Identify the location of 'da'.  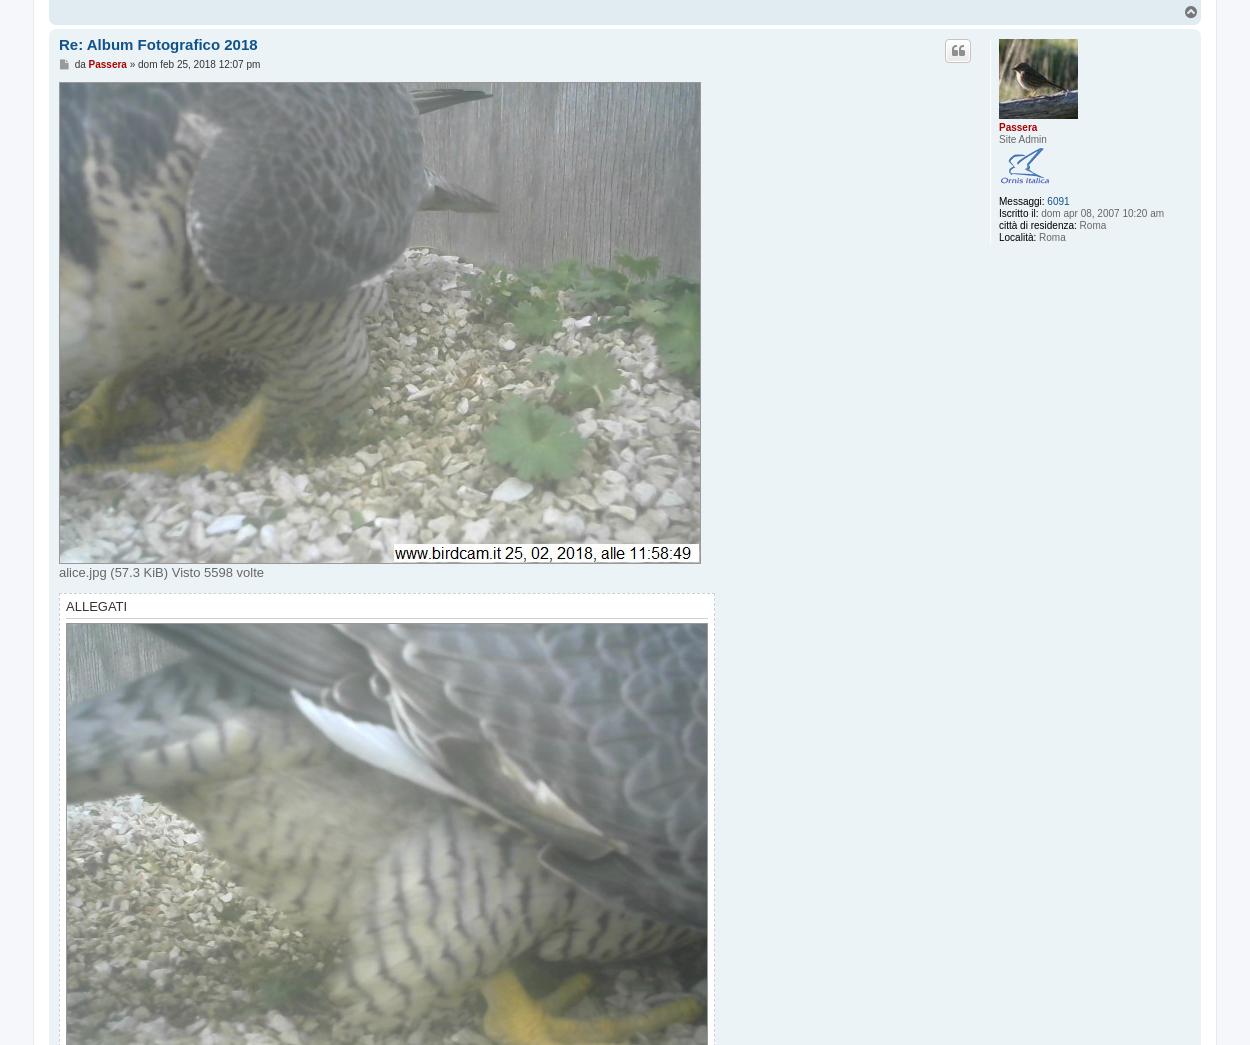
(80, 64).